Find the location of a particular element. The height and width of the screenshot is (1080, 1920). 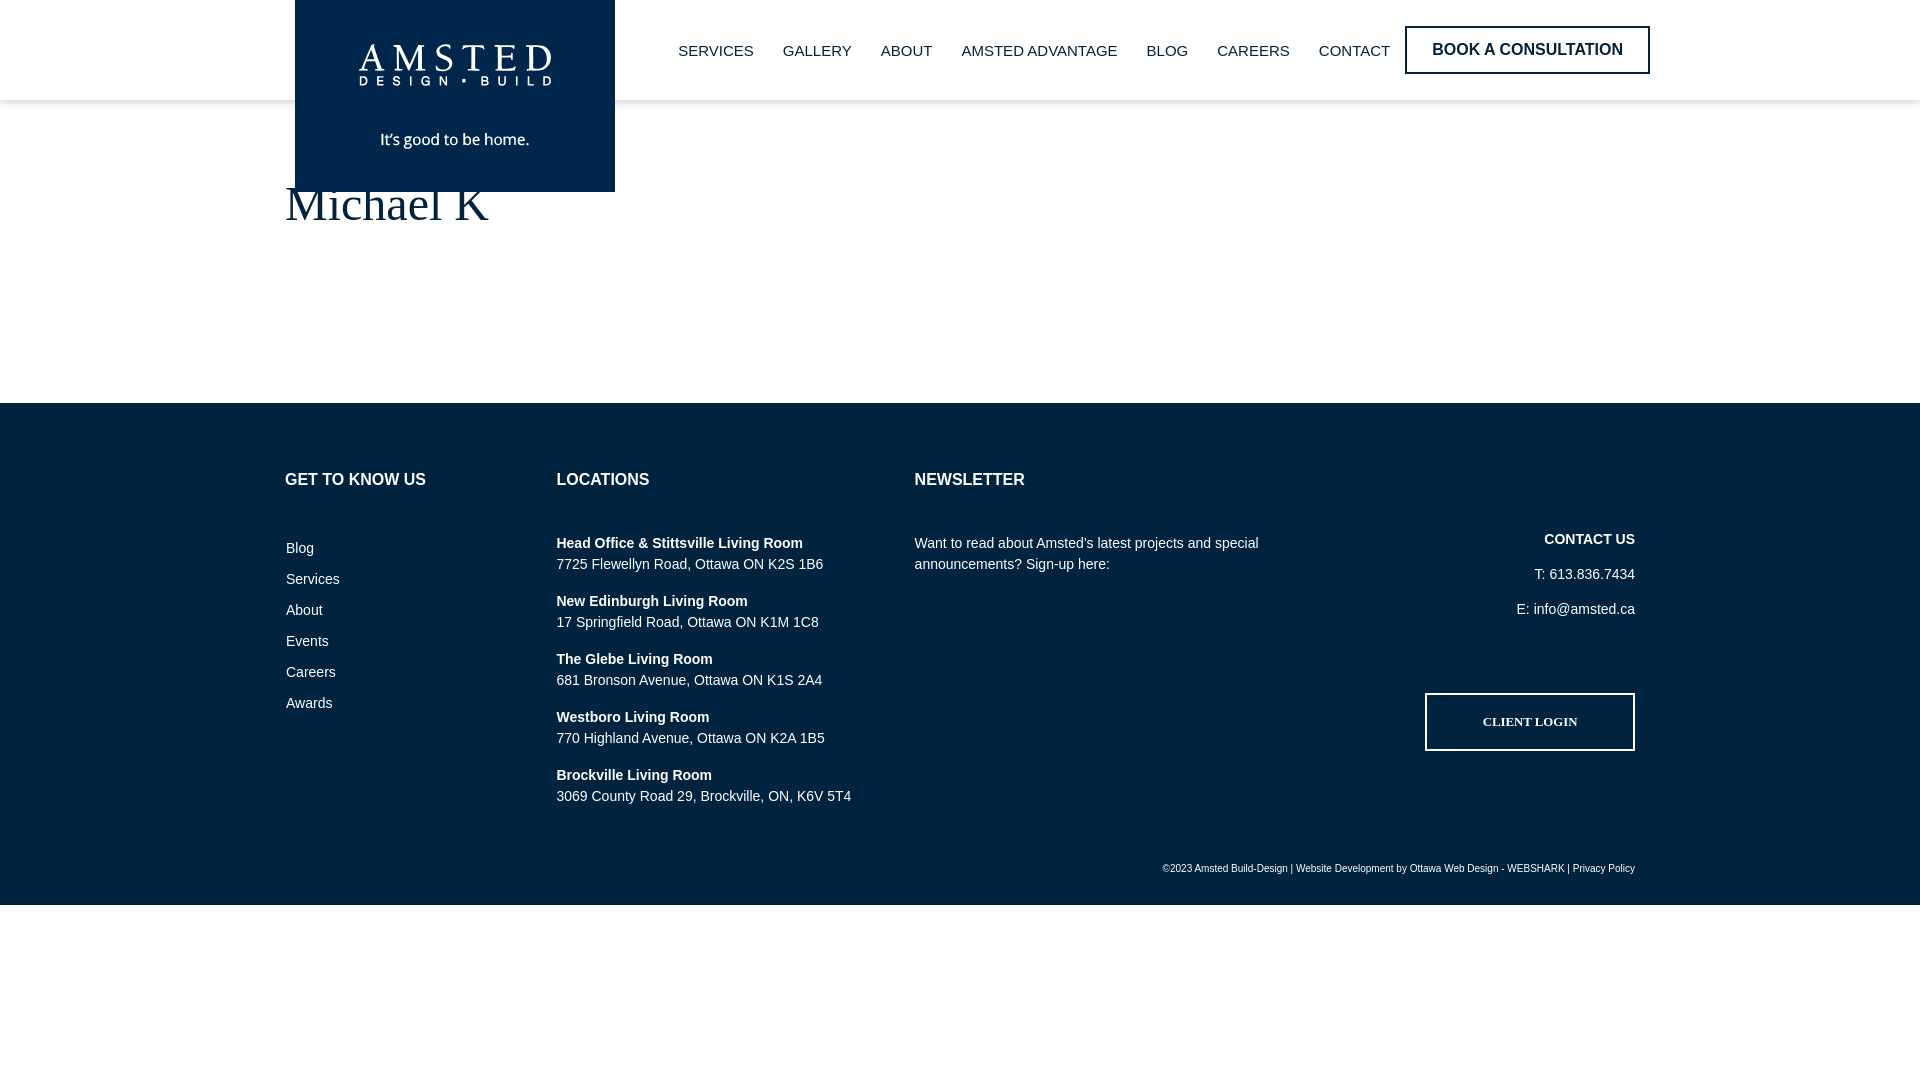

'Blog' is located at coordinates (388, 547).